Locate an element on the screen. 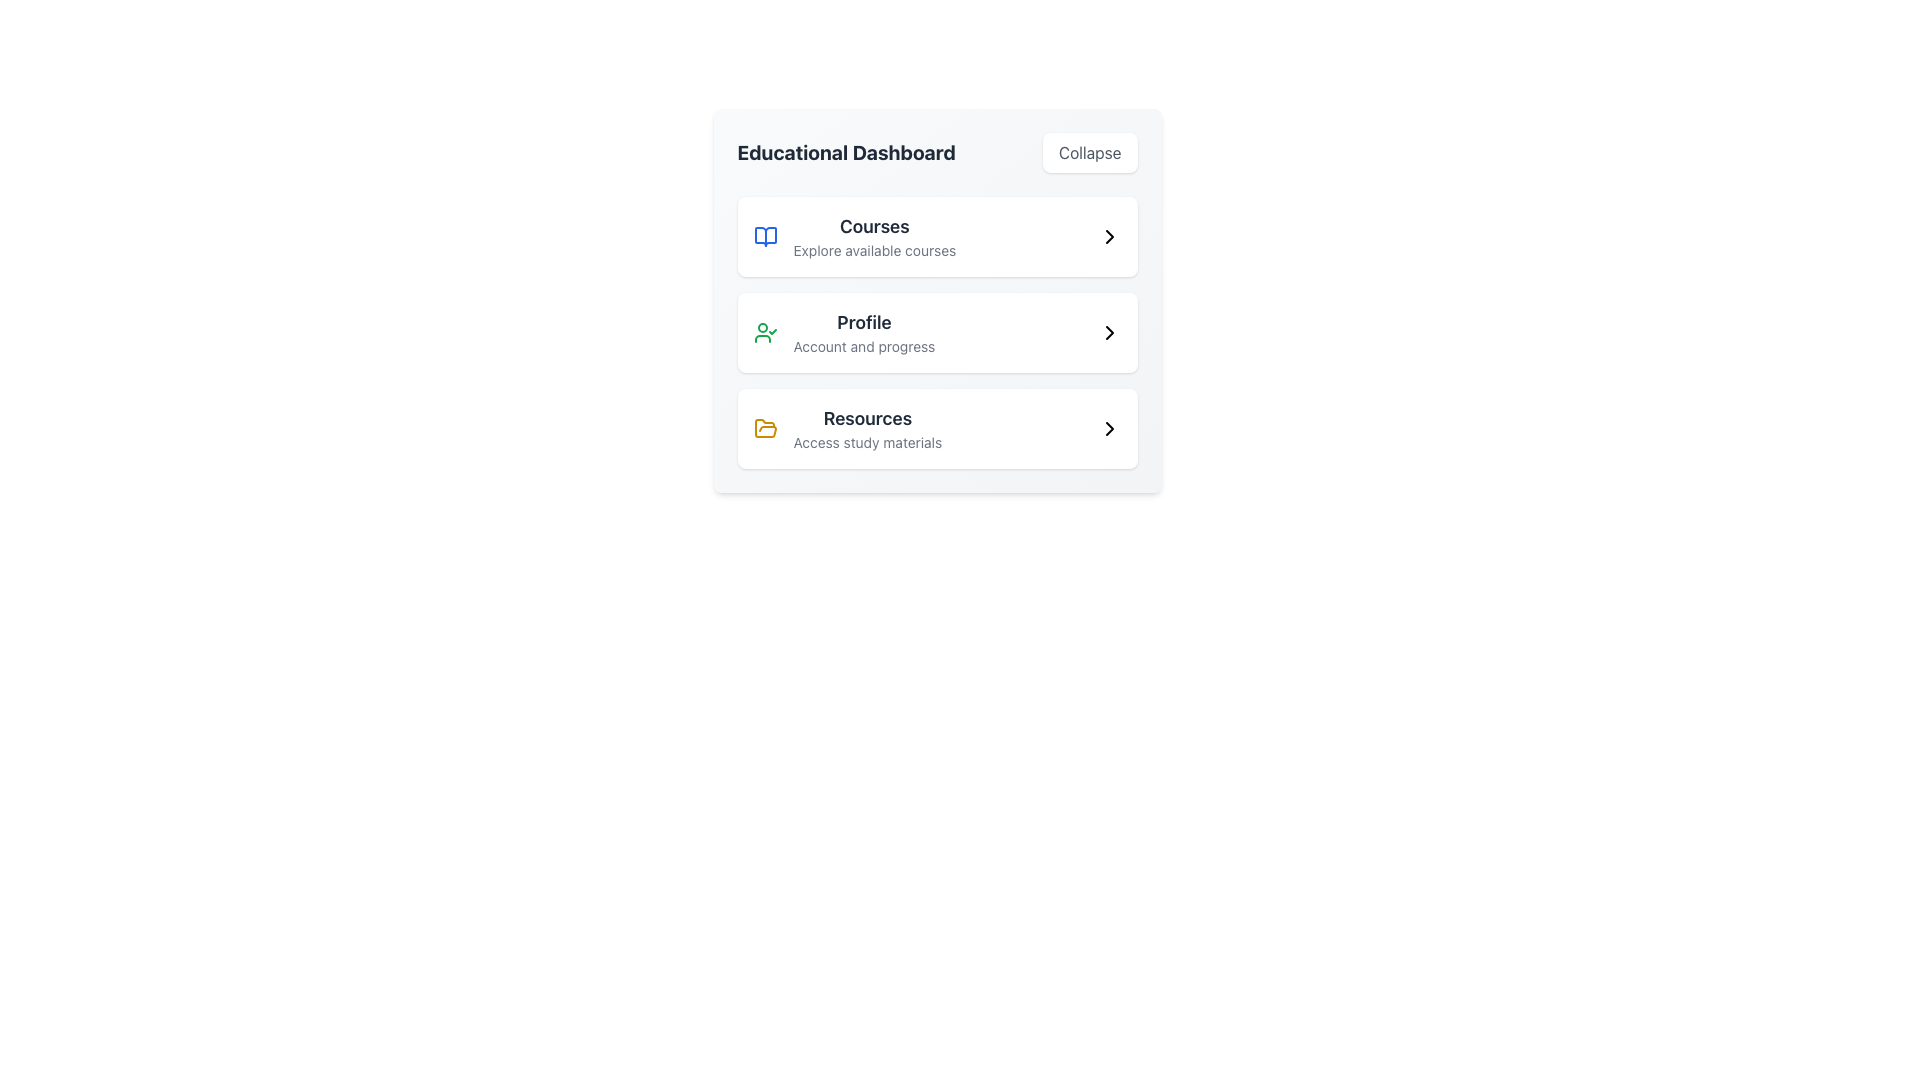  the title and description block for the 'Courses' section in the 'Educational Dashboard' is located at coordinates (874, 235).